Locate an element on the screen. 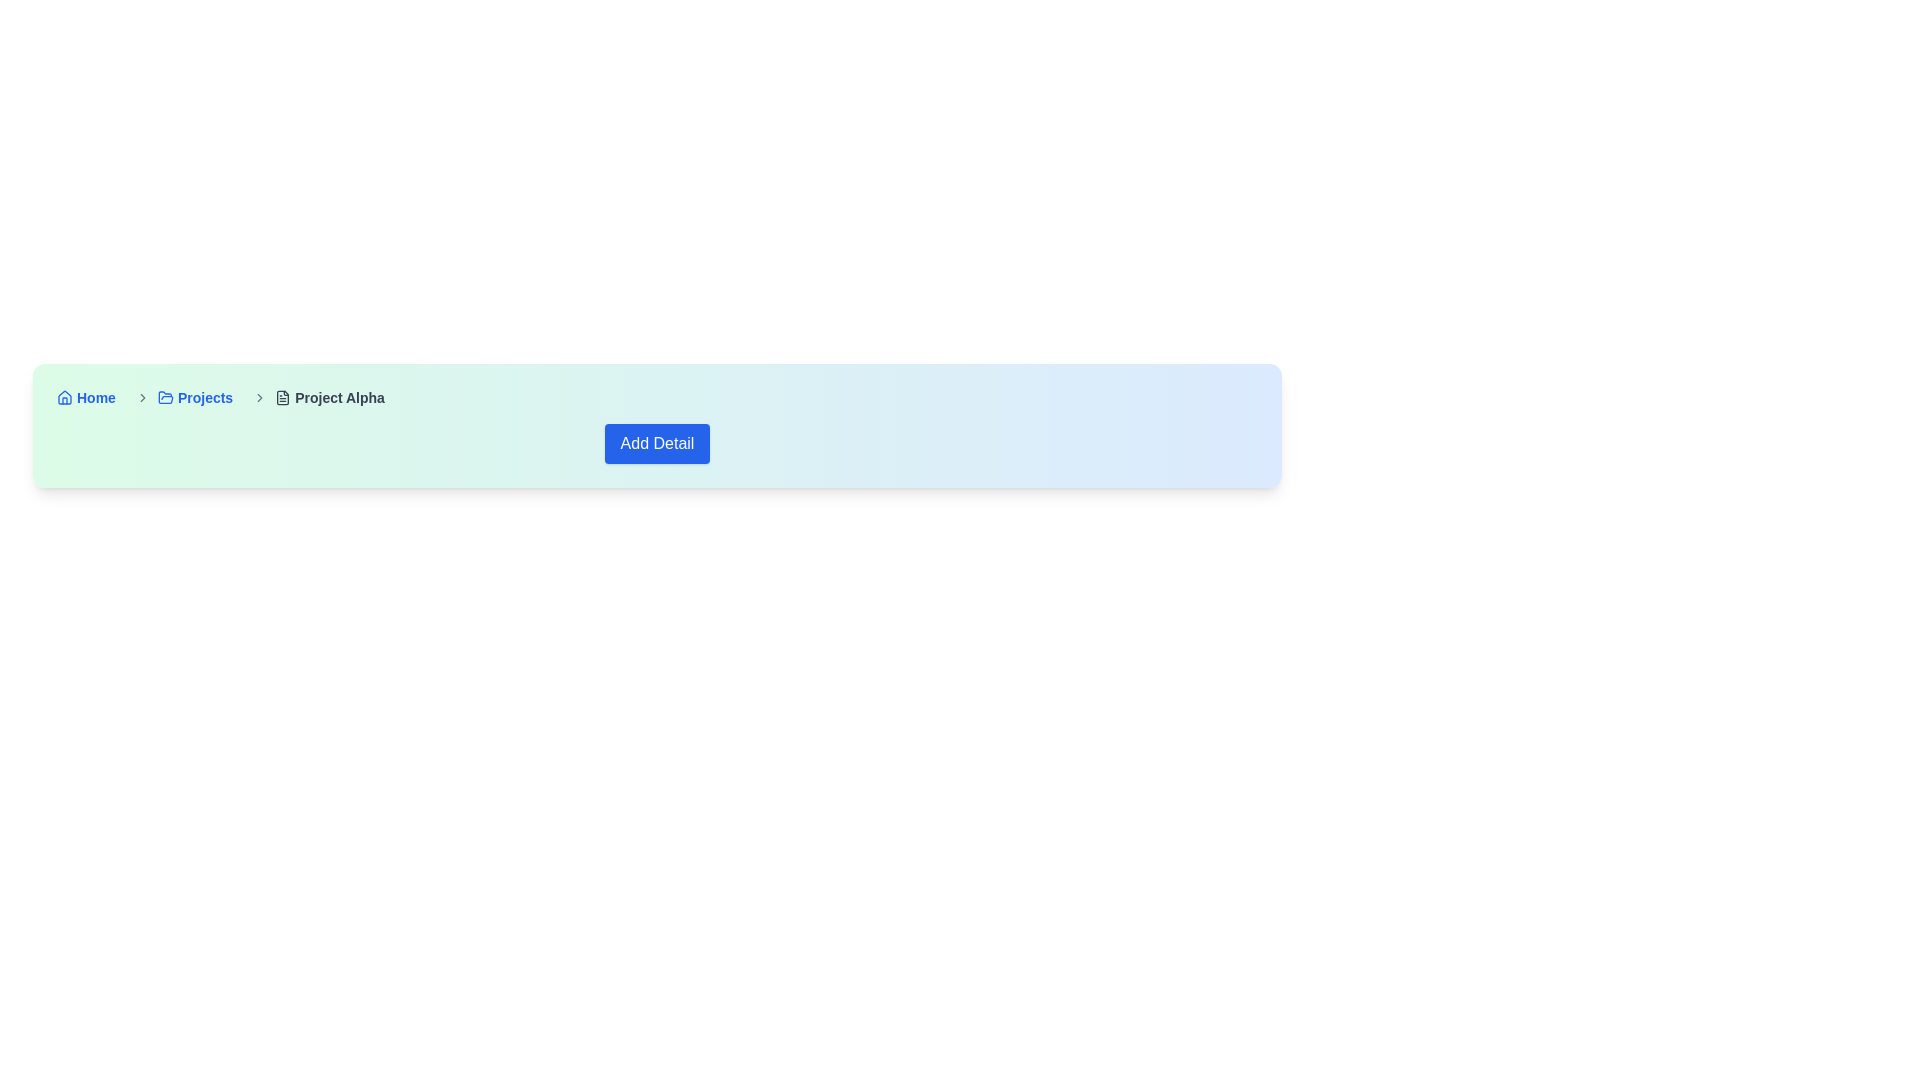 The width and height of the screenshot is (1920, 1080). the SVG Icon representing the 'Projects' section in the breadcrumb navigation, which is located between the home icon and the text 'Projects' is located at coordinates (165, 397).